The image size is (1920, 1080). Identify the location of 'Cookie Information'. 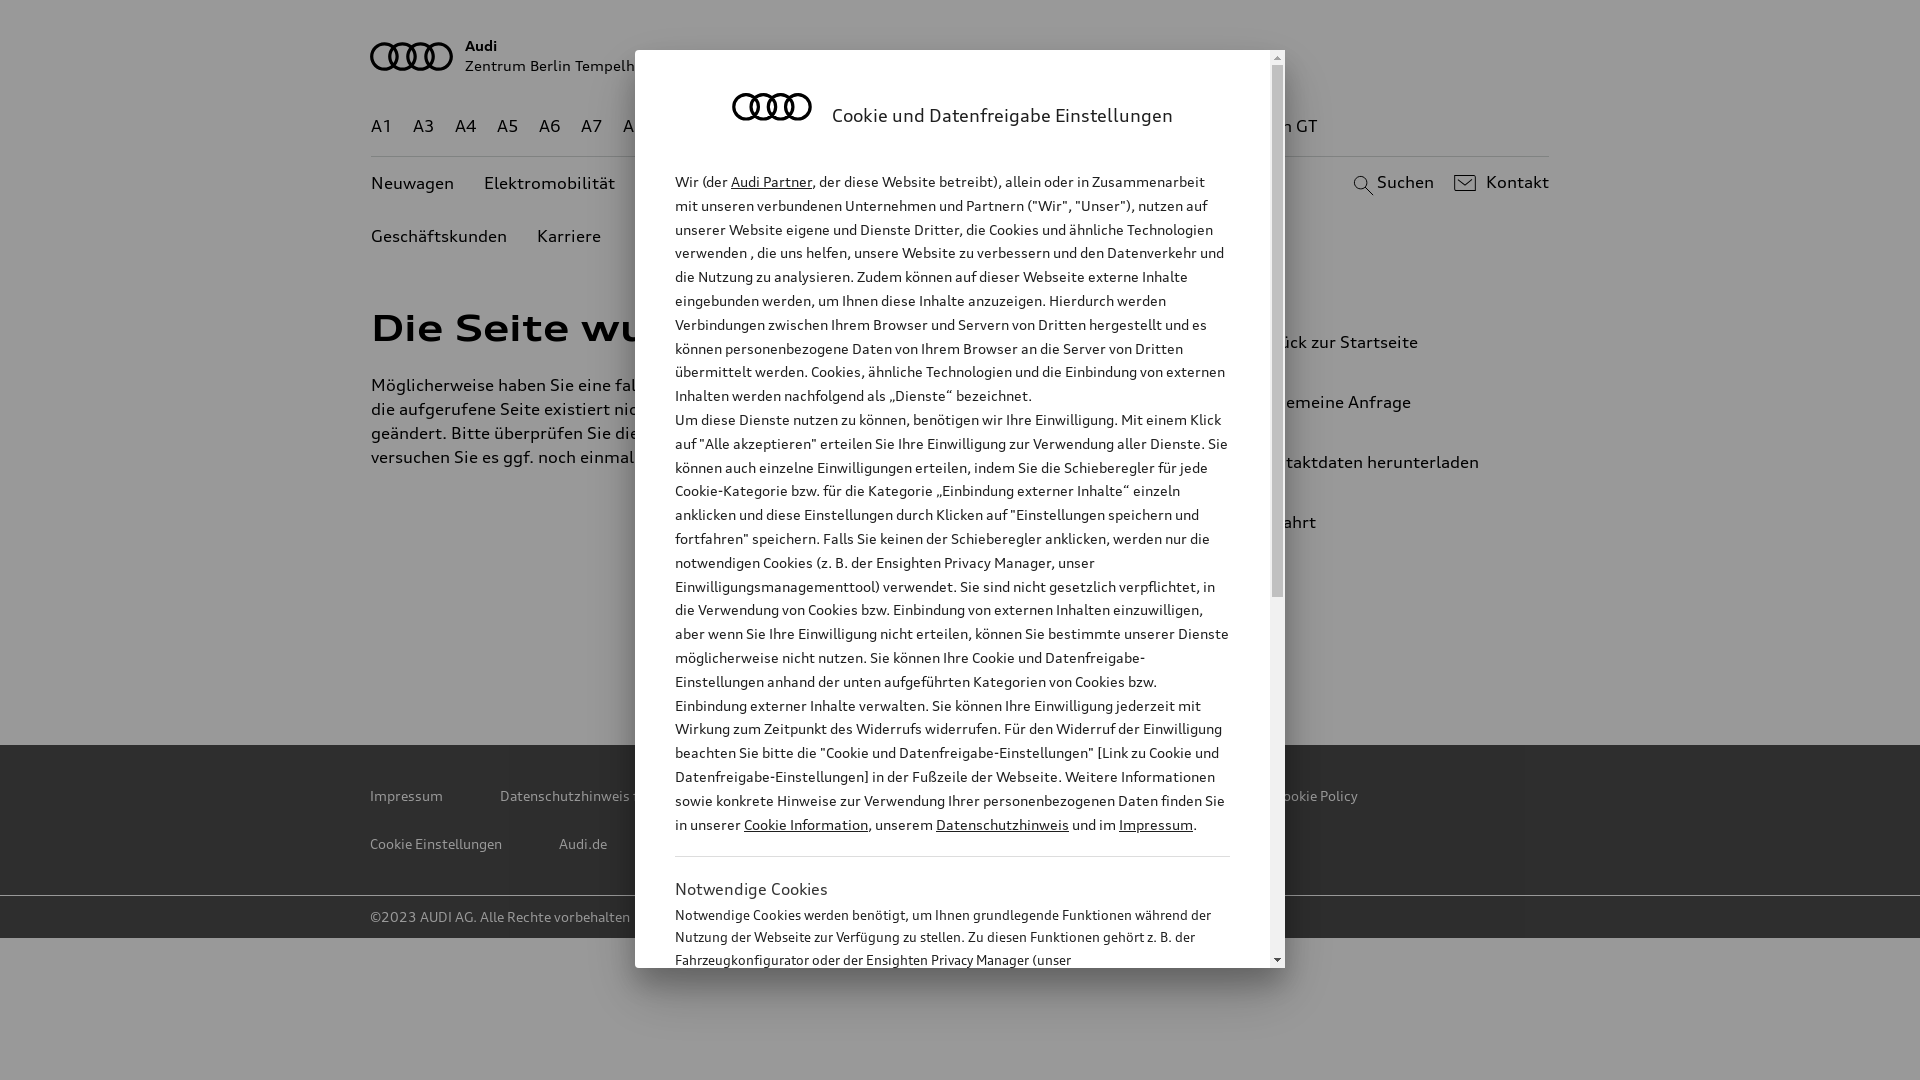
(929, 1058).